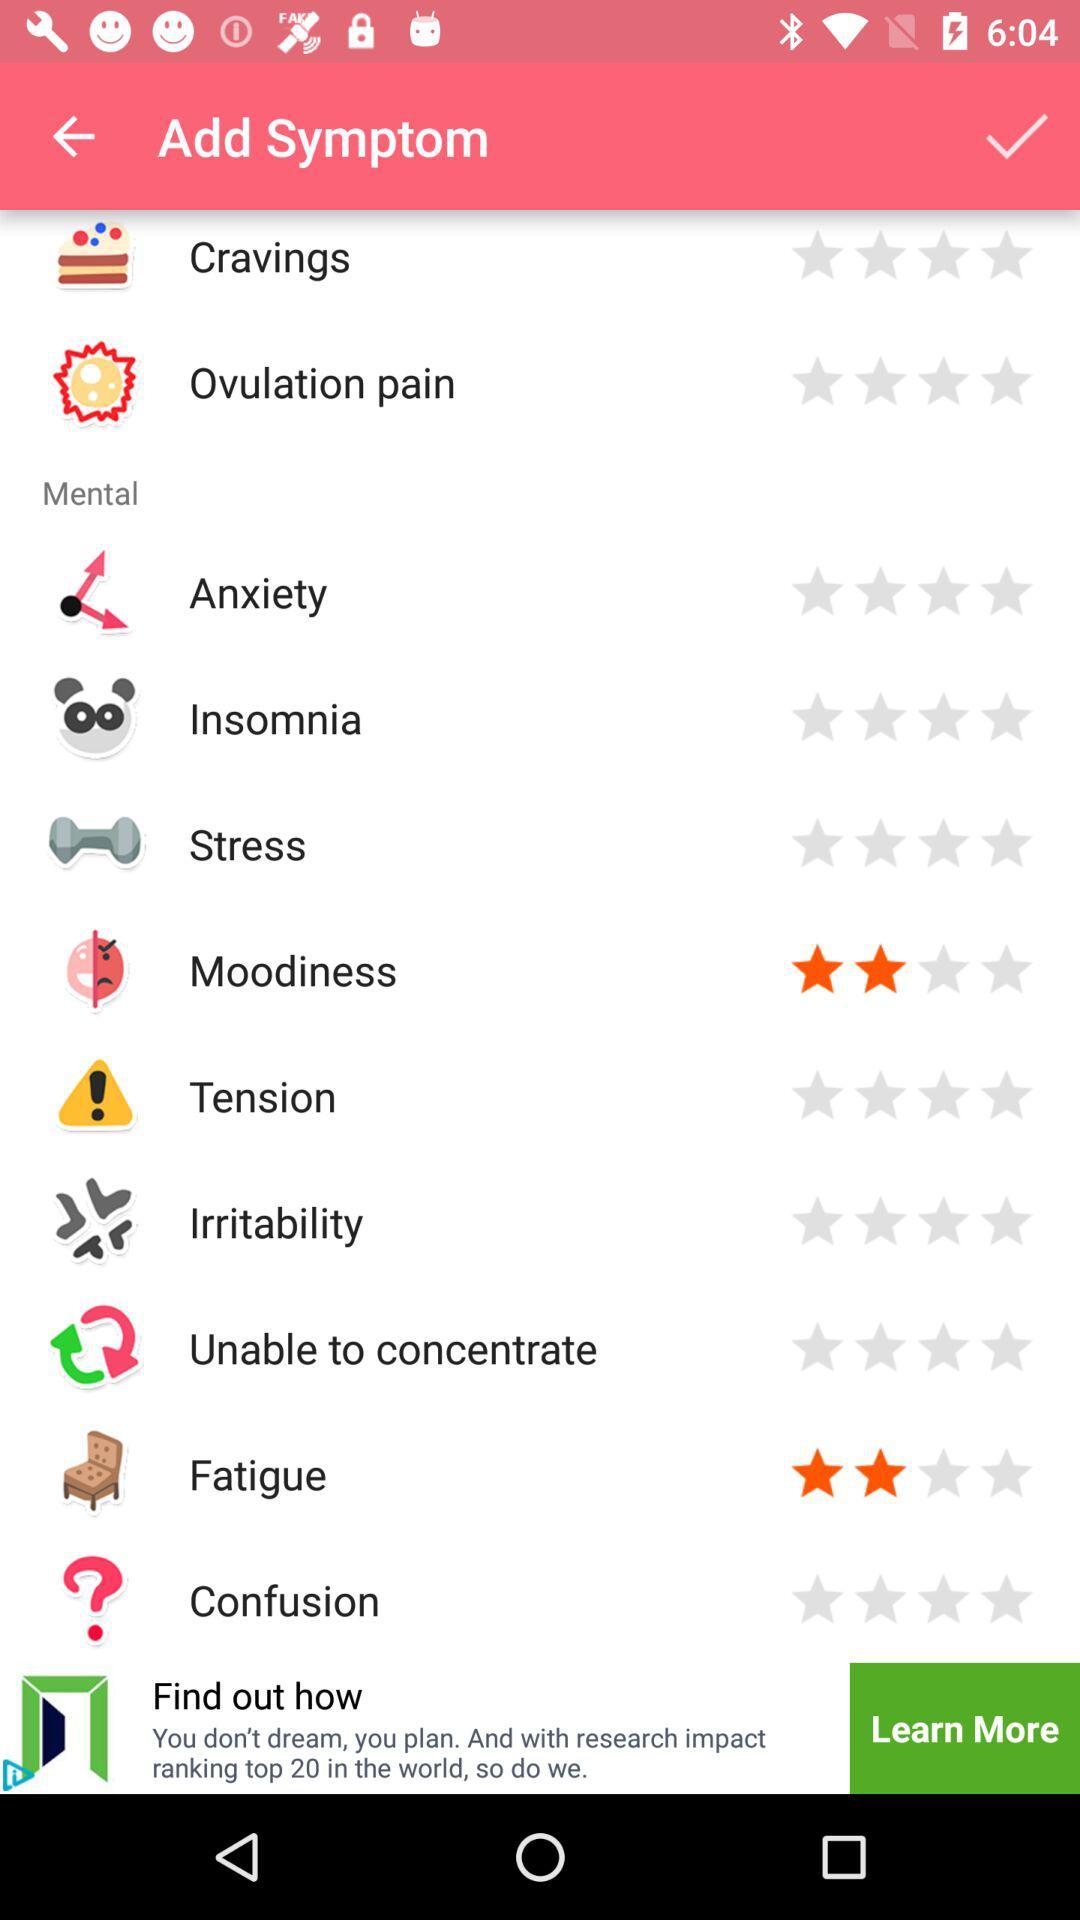  Describe the element at coordinates (1006, 254) in the screenshot. I see `feedback` at that location.